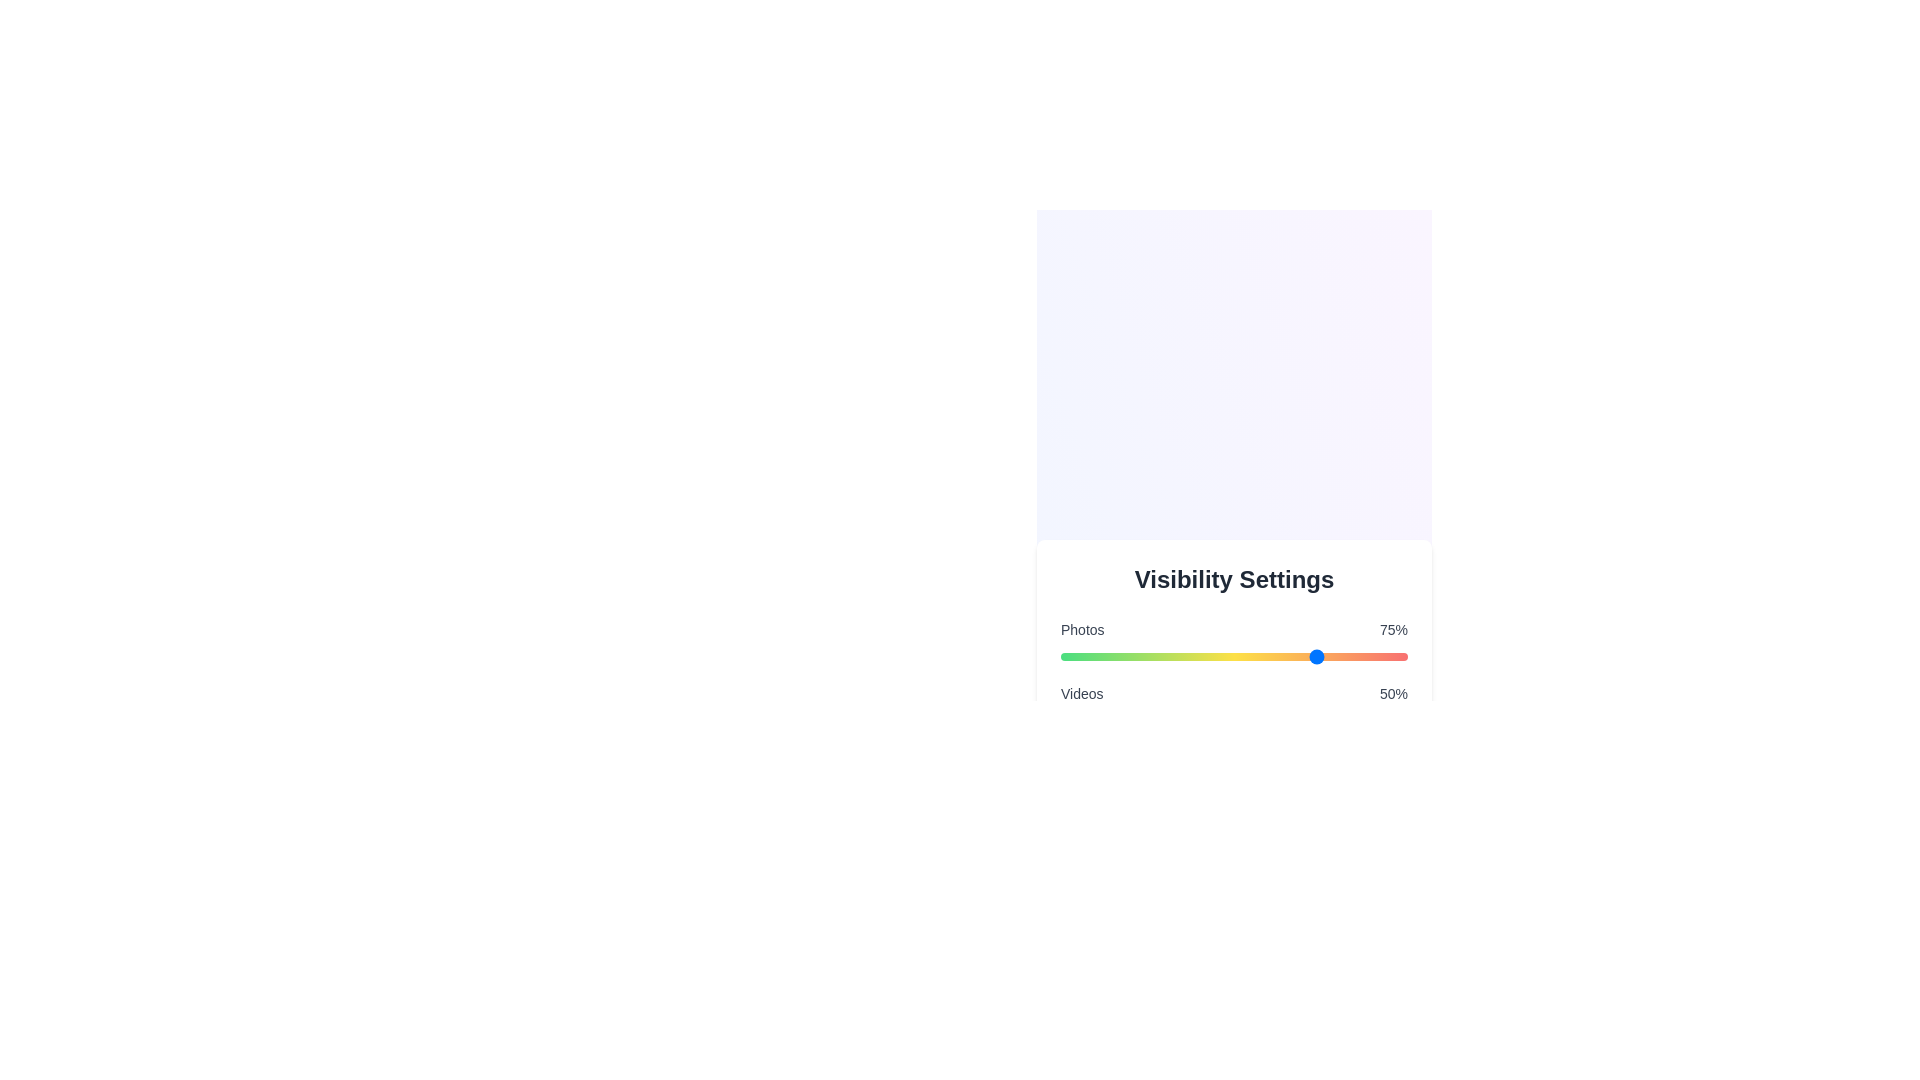 The image size is (1920, 1080). What do you see at coordinates (1084, 656) in the screenshot?
I see `the visibility percentage for a category by setting the slider to 7` at bounding box center [1084, 656].